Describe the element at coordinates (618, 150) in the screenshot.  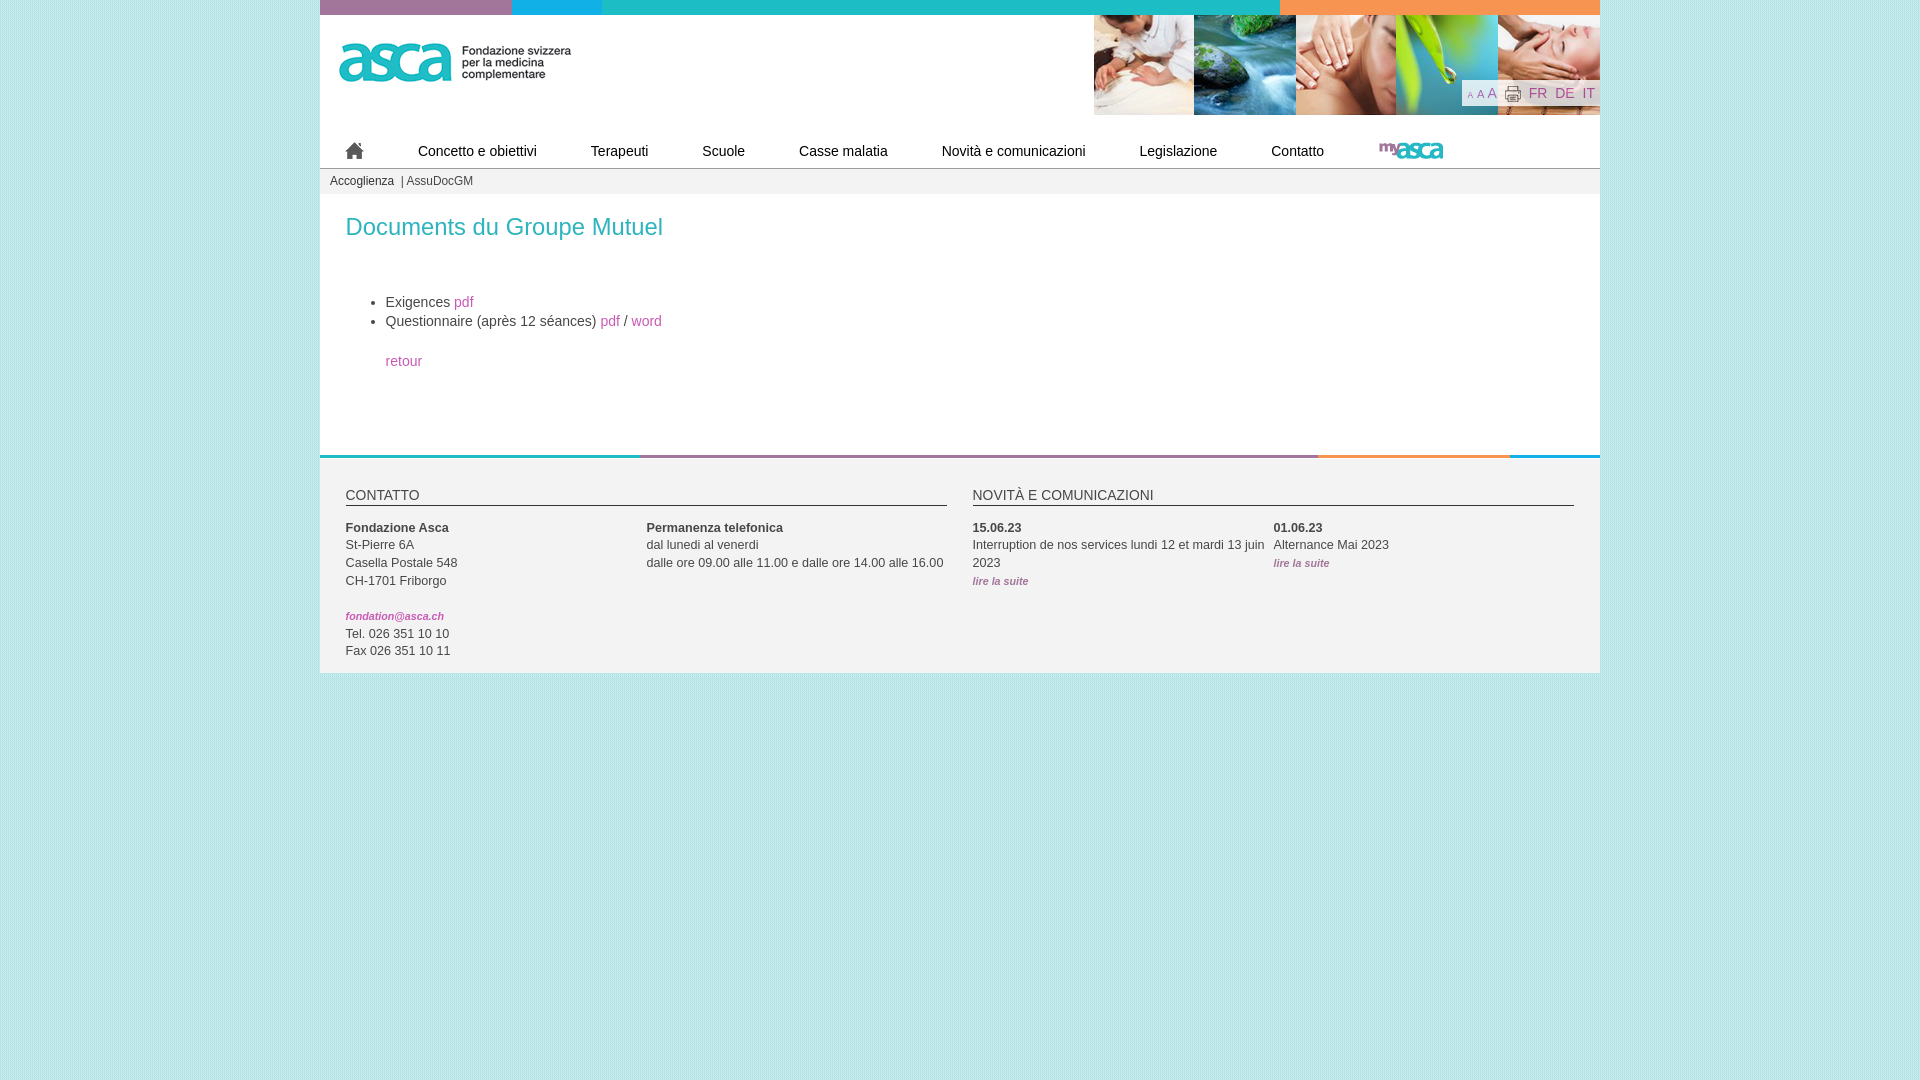
I see `'Terapeuti'` at that location.